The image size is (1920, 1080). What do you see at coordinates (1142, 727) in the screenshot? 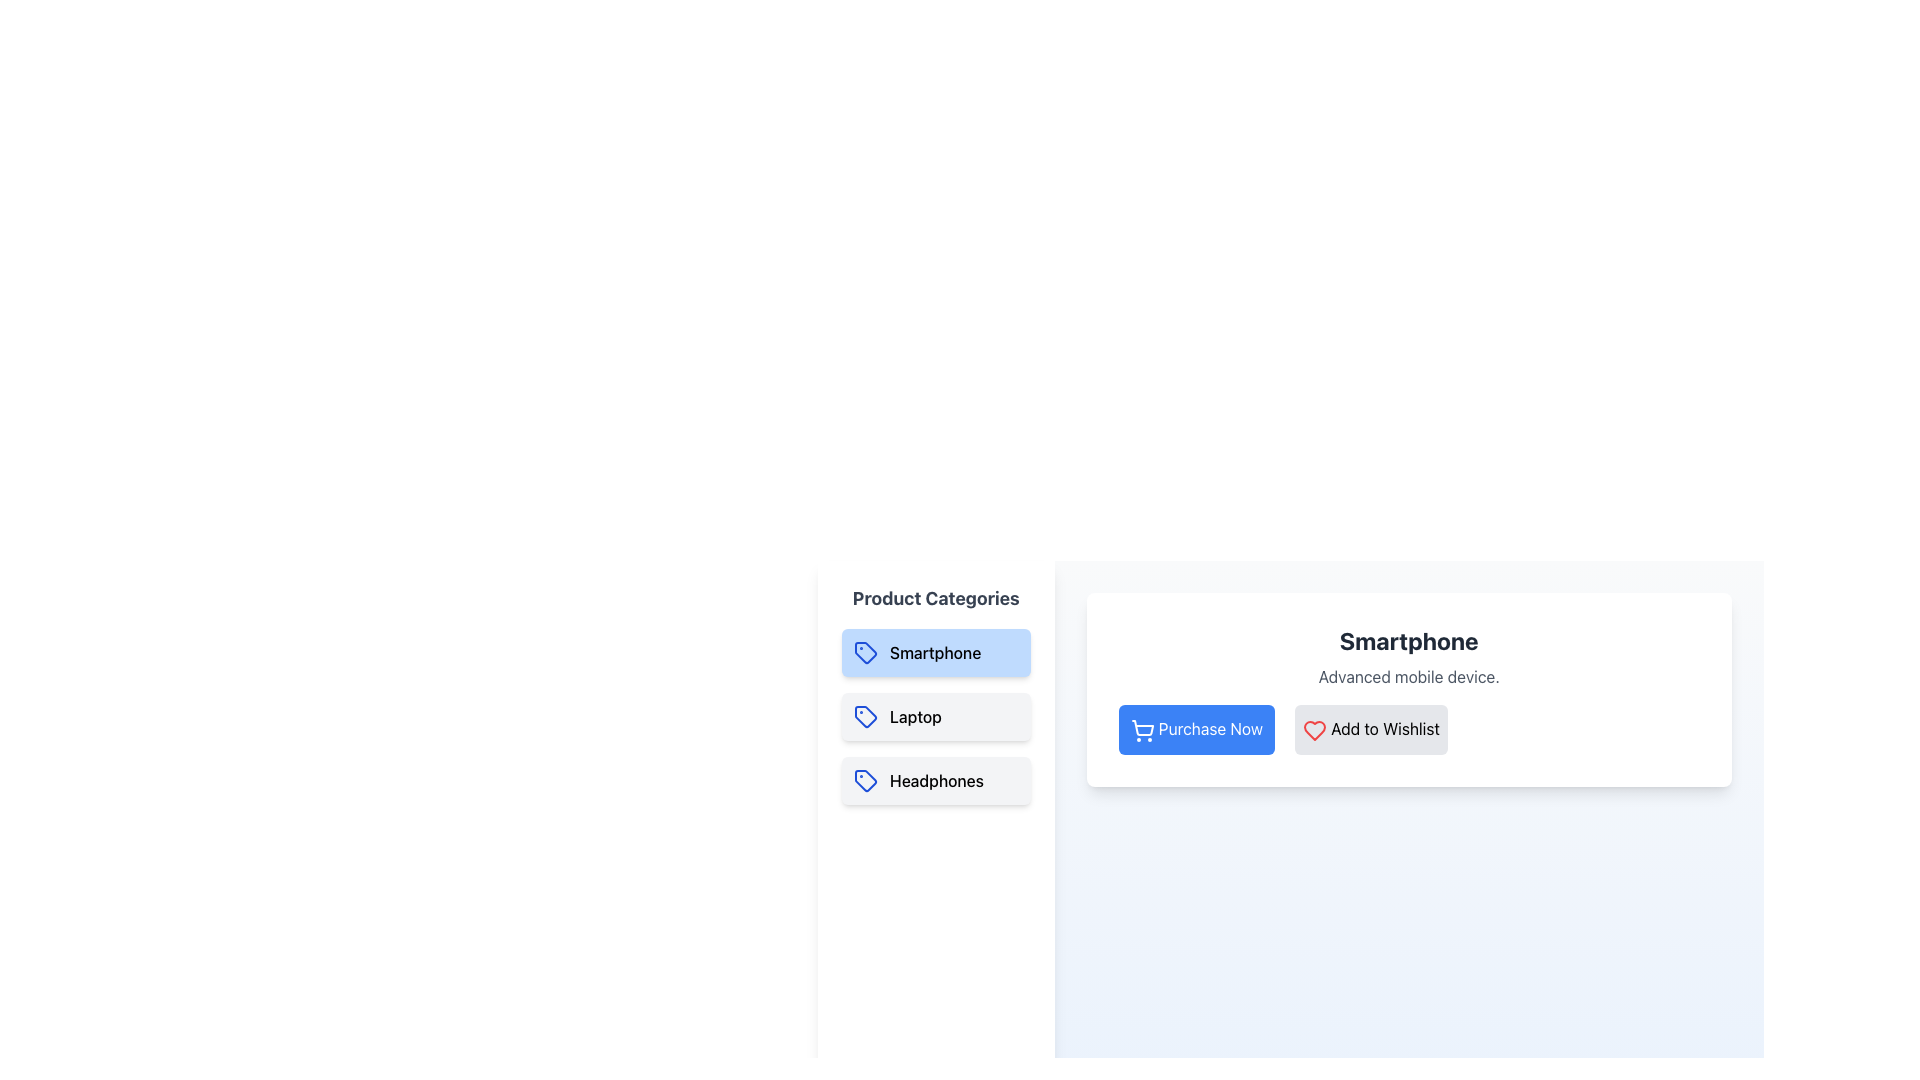
I see `the shopping cart icon located on the blue 'Purchase Now' button` at bounding box center [1142, 727].